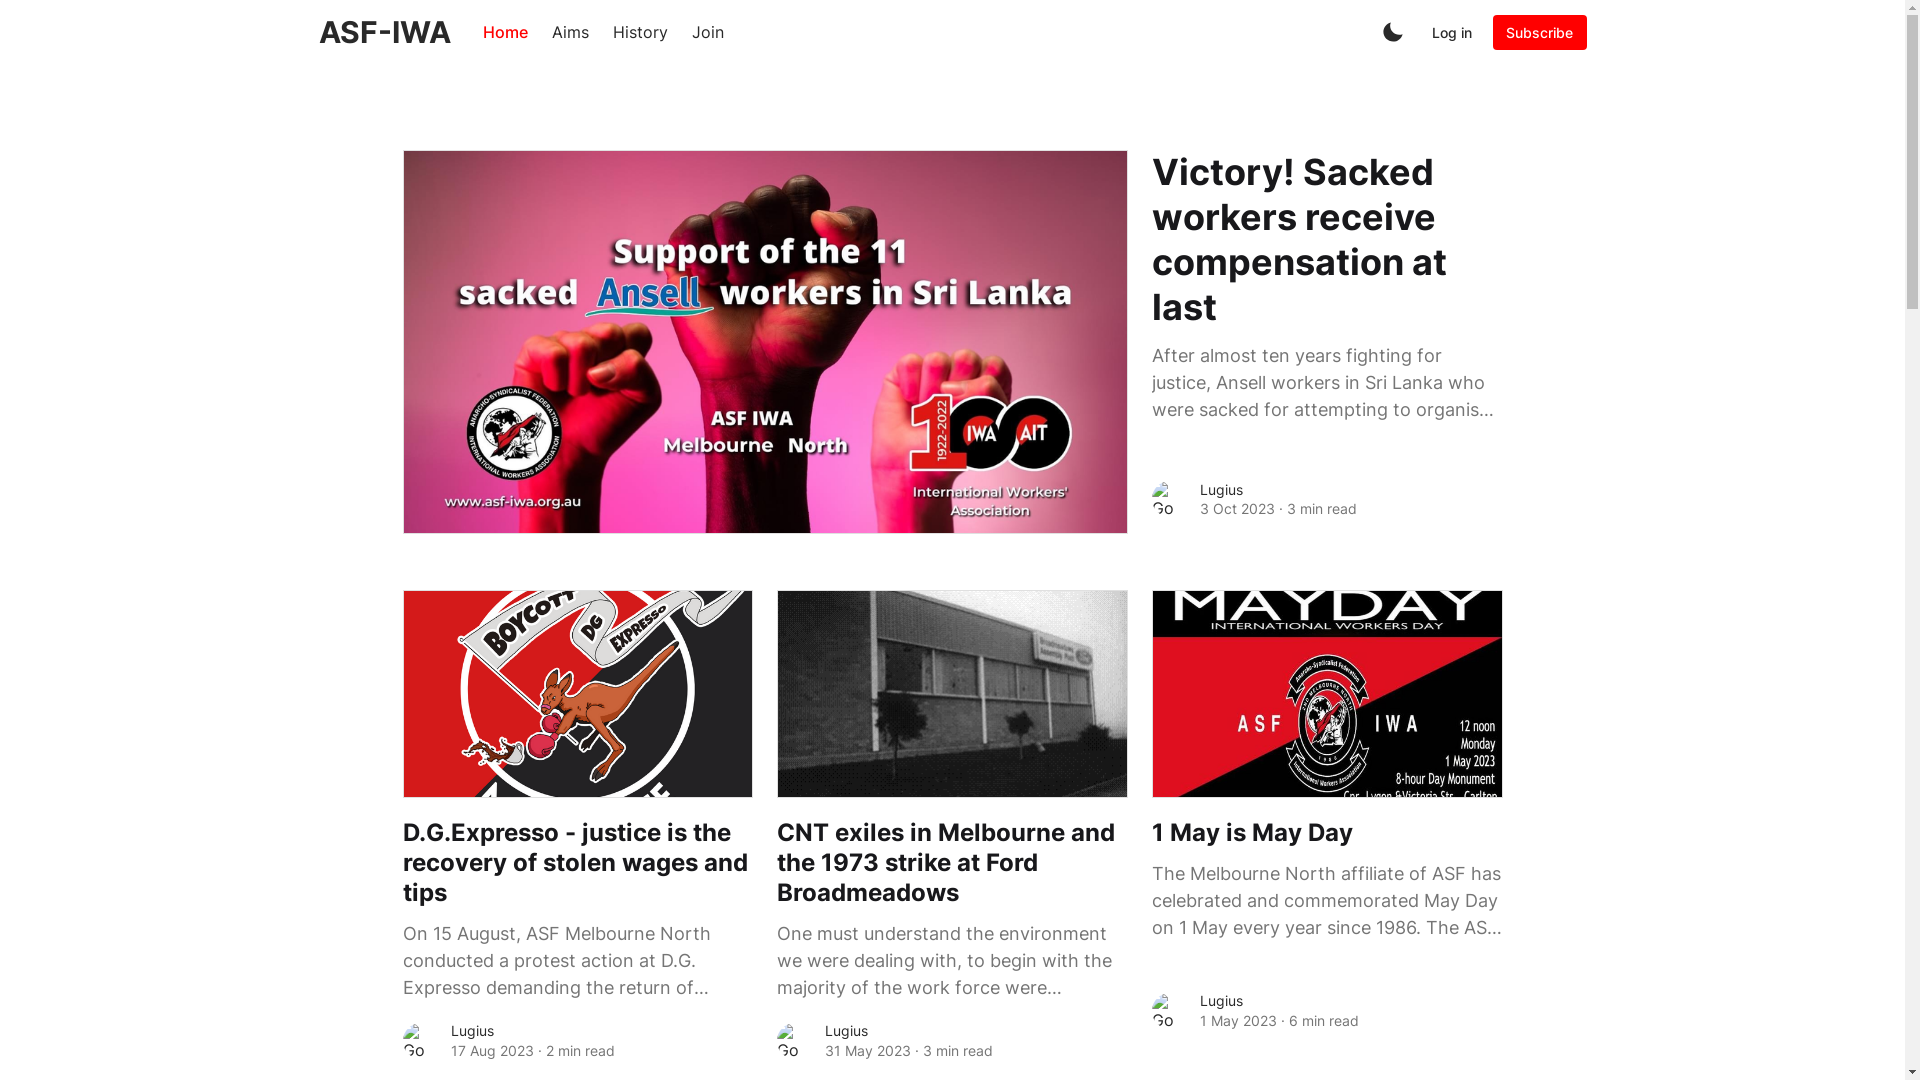  What do you see at coordinates (384, 31) in the screenshot?
I see `'ASF-IWA'` at bounding box center [384, 31].